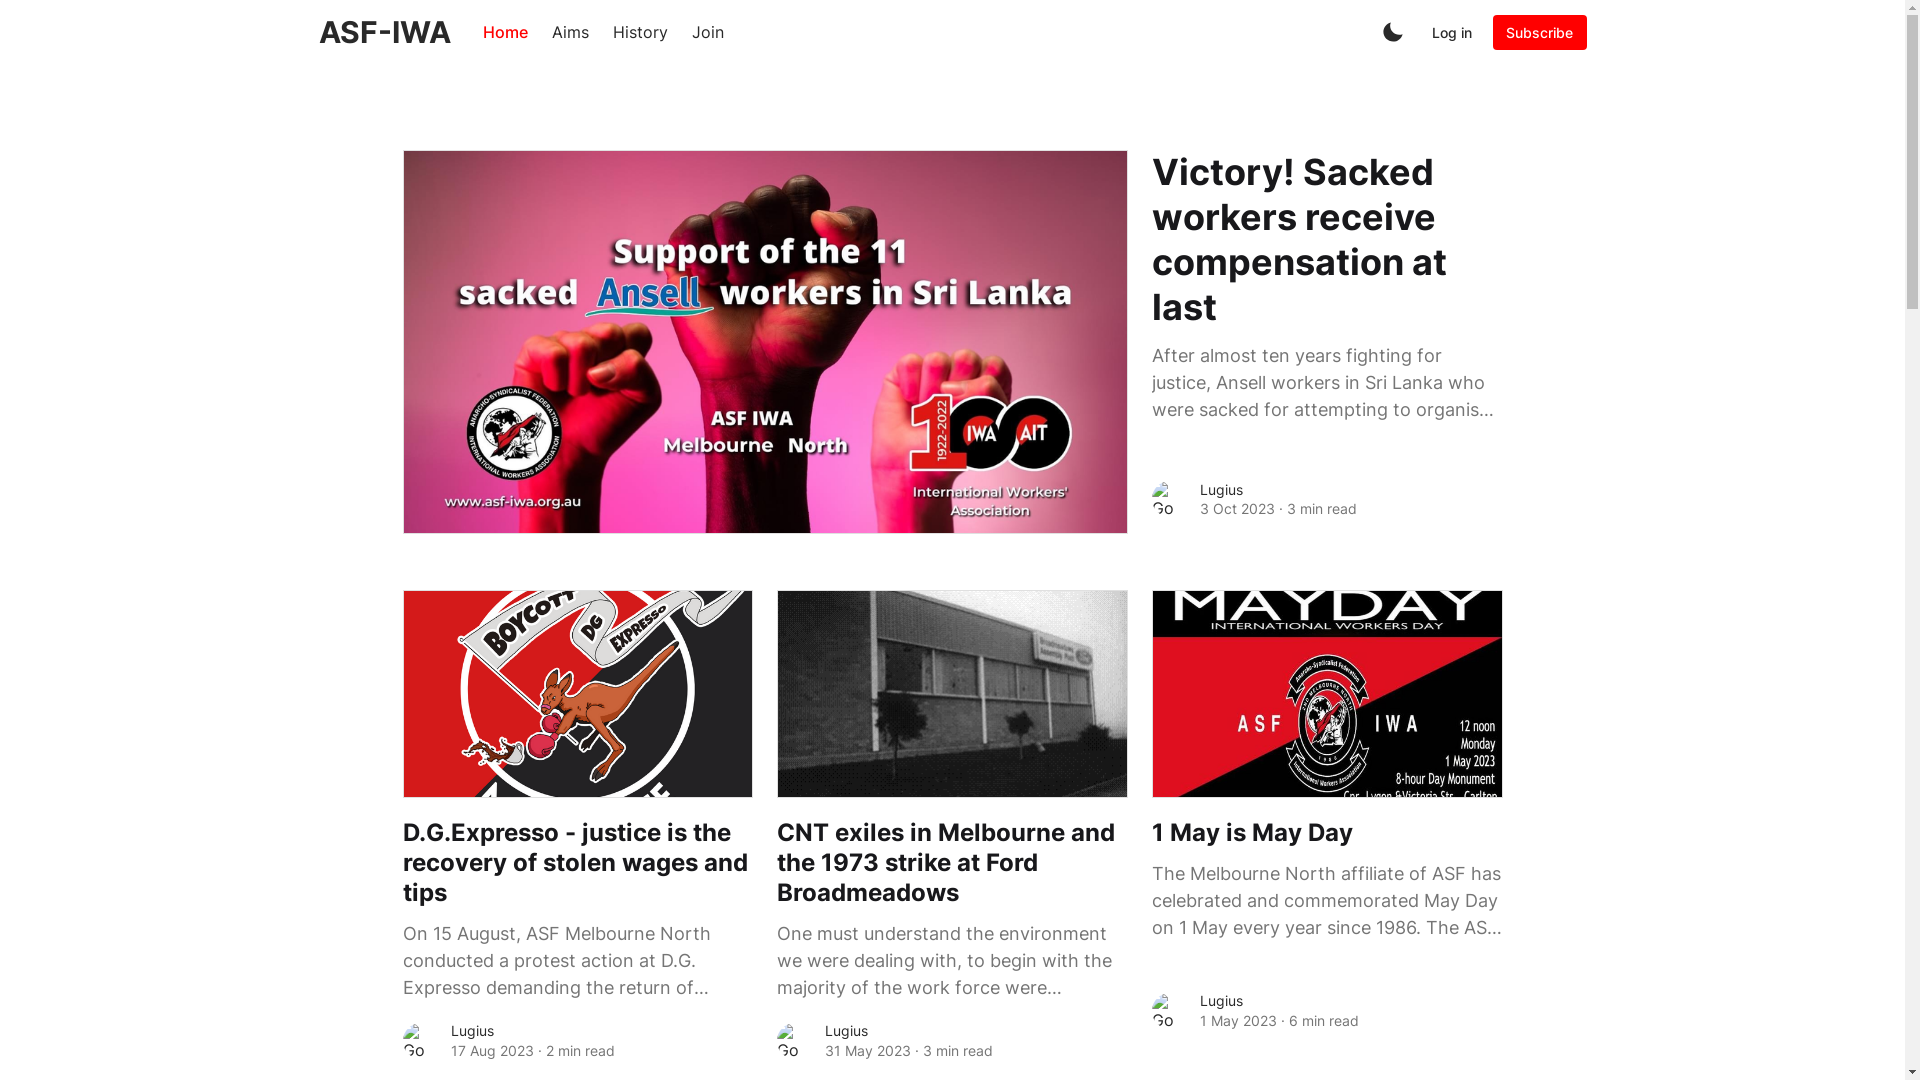  What do you see at coordinates (384, 31) in the screenshot?
I see `'ASF-IWA'` at bounding box center [384, 31].